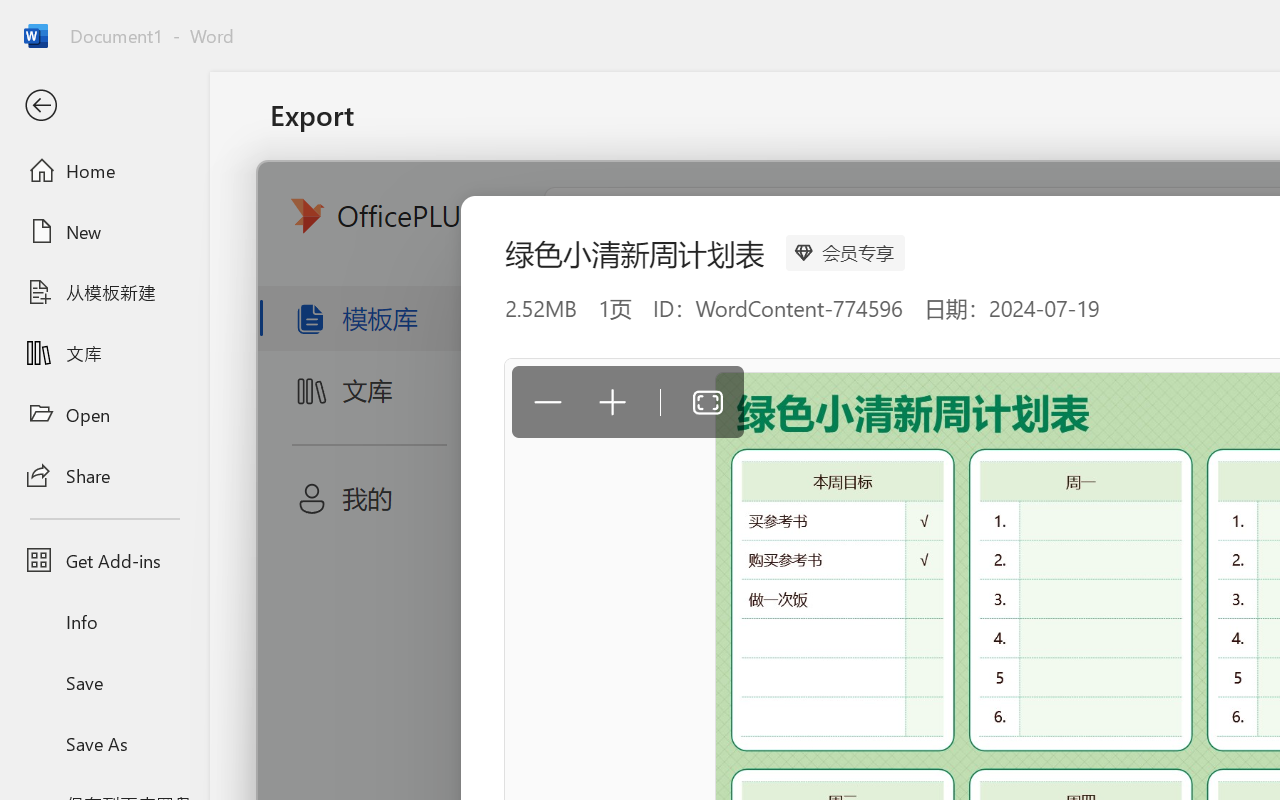 Image resolution: width=1280 pixels, height=800 pixels. Describe the element at coordinates (103, 560) in the screenshot. I see `'Get Add-ins'` at that location.